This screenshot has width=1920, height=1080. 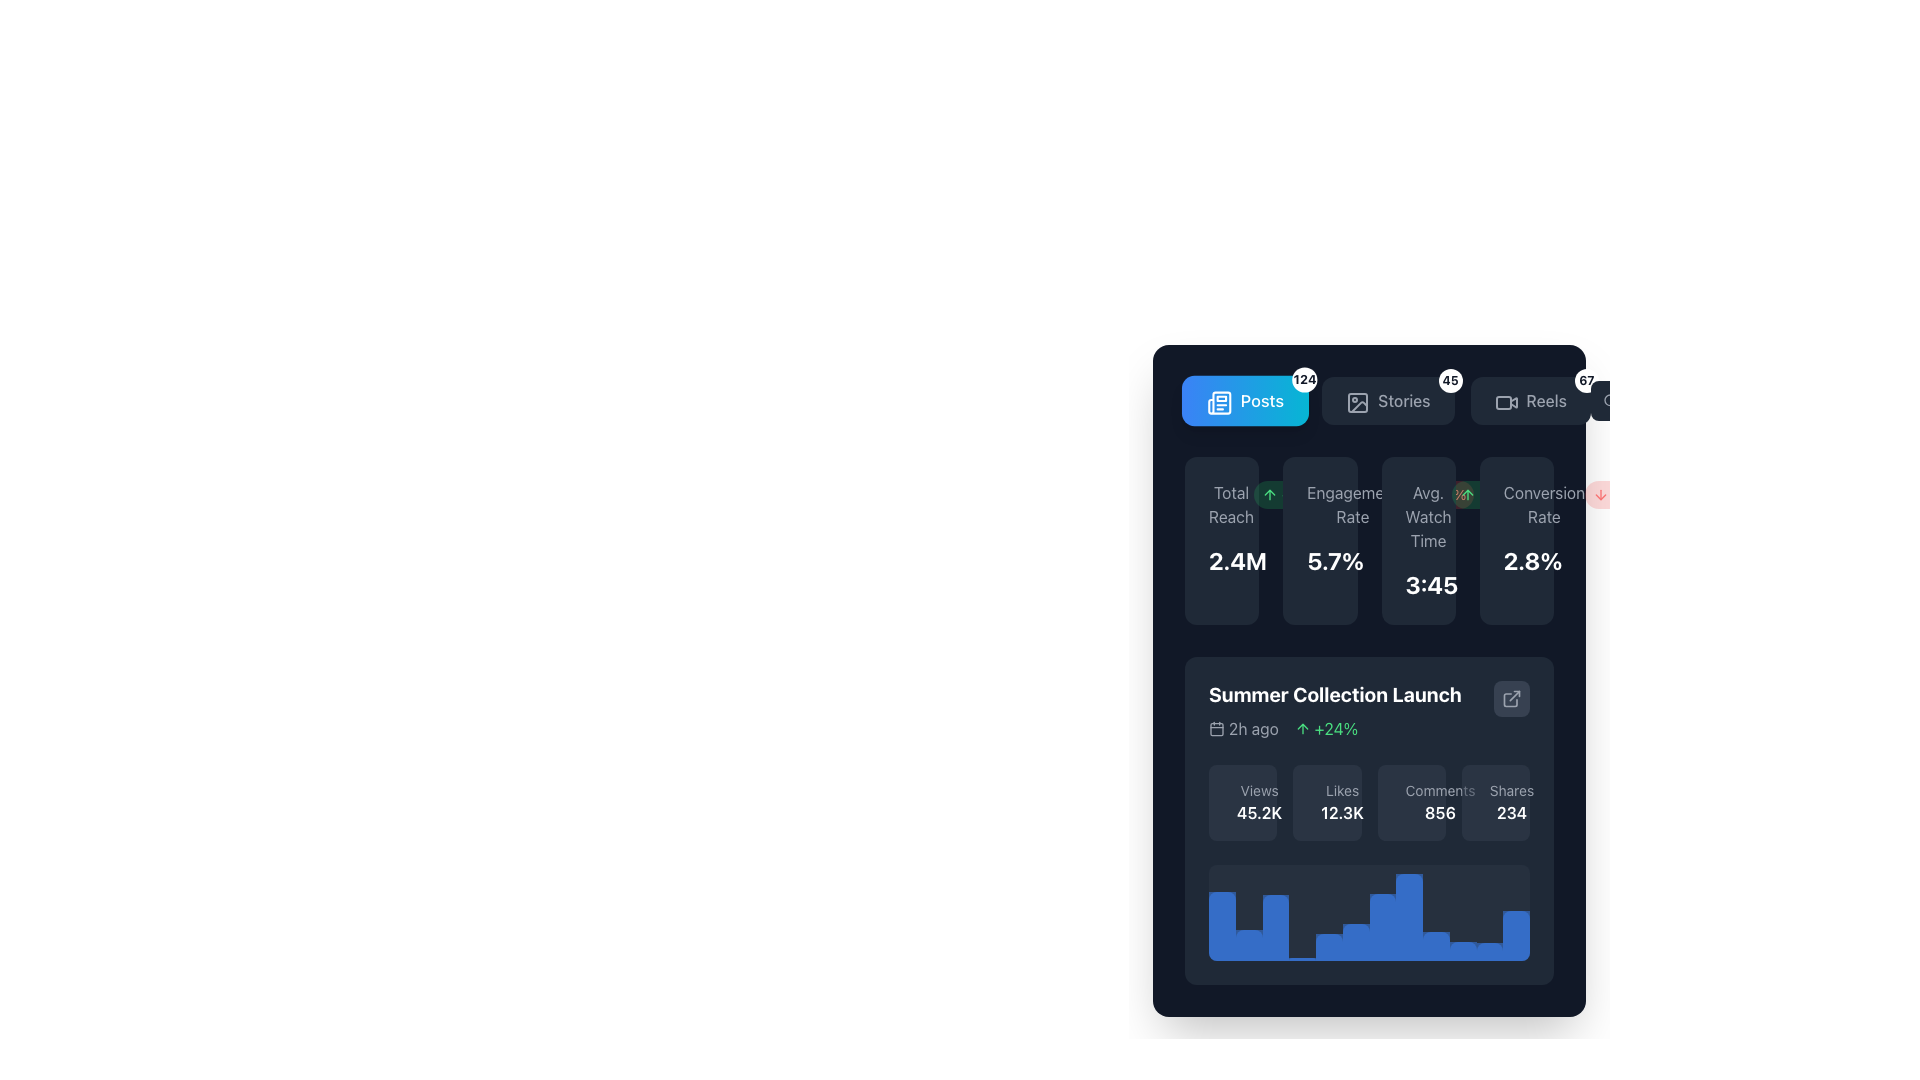 What do you see at coordinates (1622, 494) in the screenshot?
I see `the value of the label displaying the conversion rate percentage, which is styled with a red, translucent background and includes a downward arrow icon` at bounding box center [1622, 494].